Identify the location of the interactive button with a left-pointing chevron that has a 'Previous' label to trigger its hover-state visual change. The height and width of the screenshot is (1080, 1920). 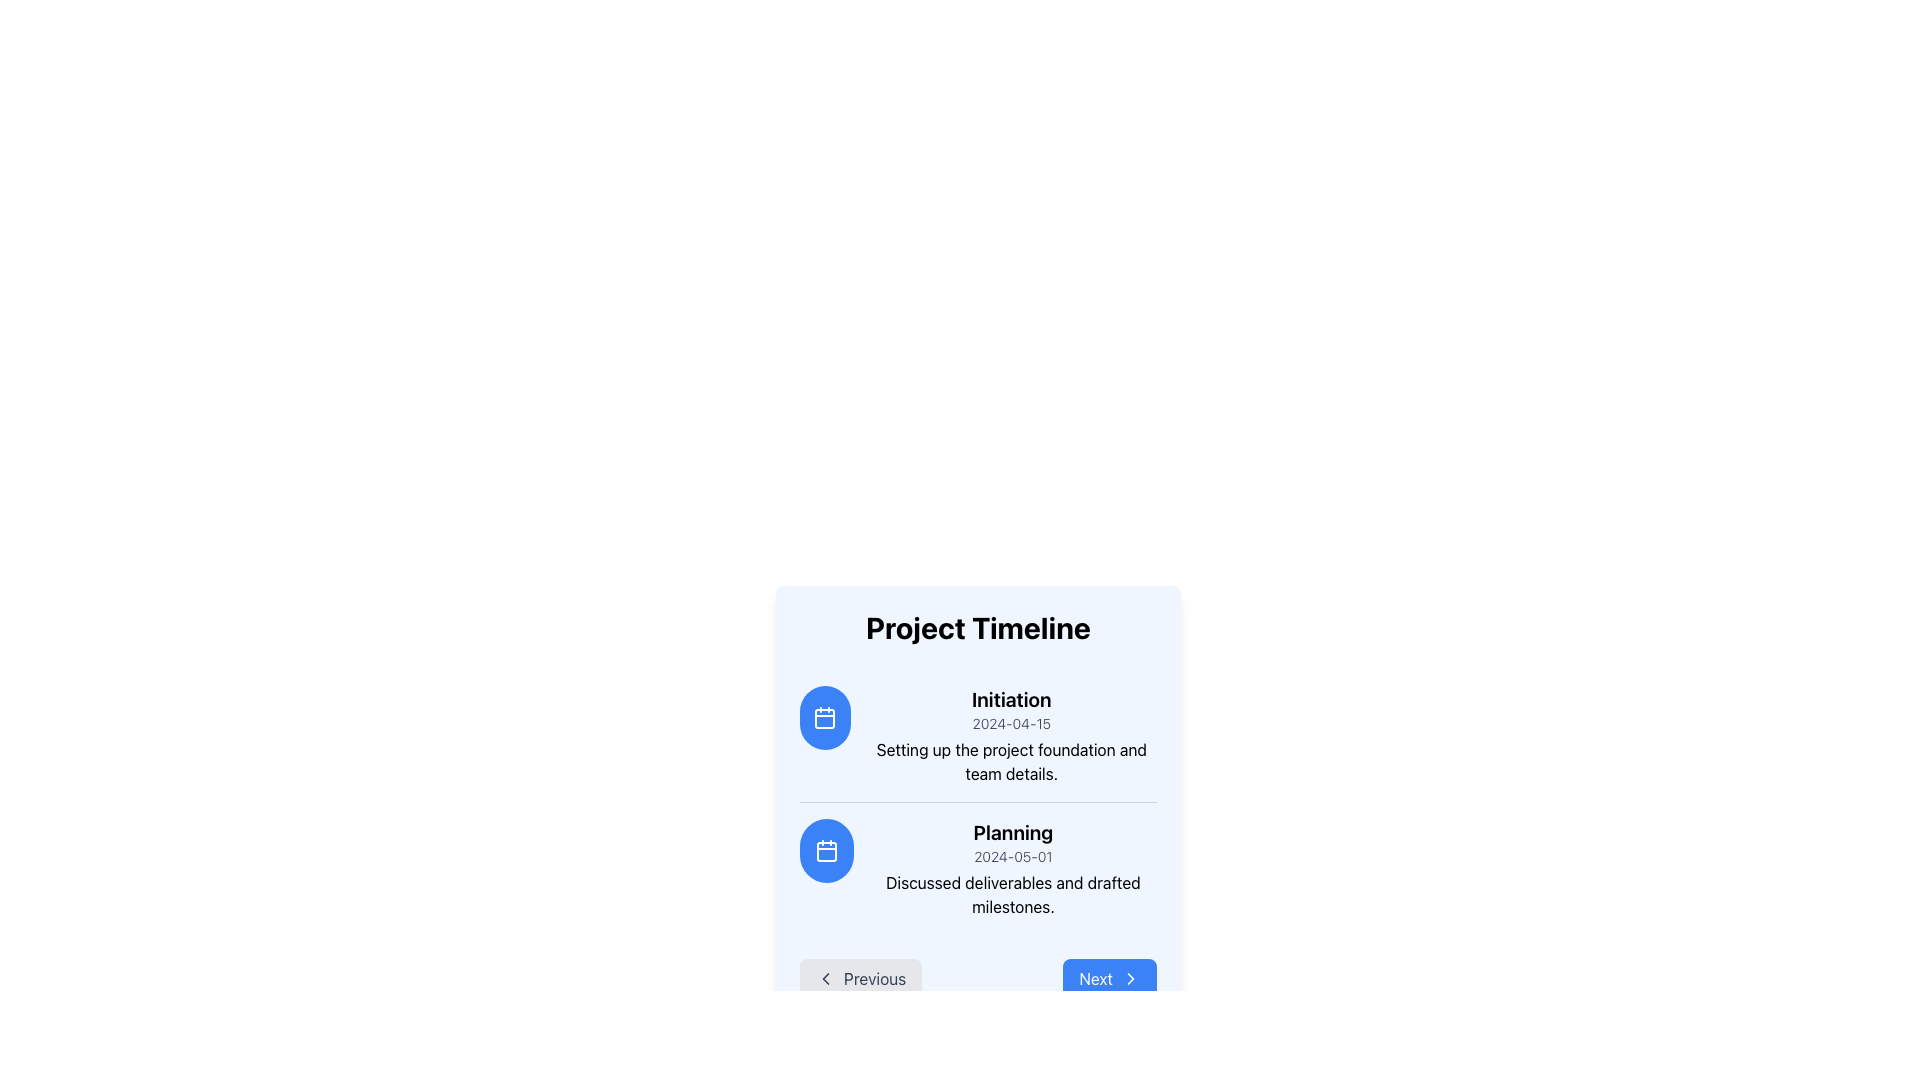
(825, 978).